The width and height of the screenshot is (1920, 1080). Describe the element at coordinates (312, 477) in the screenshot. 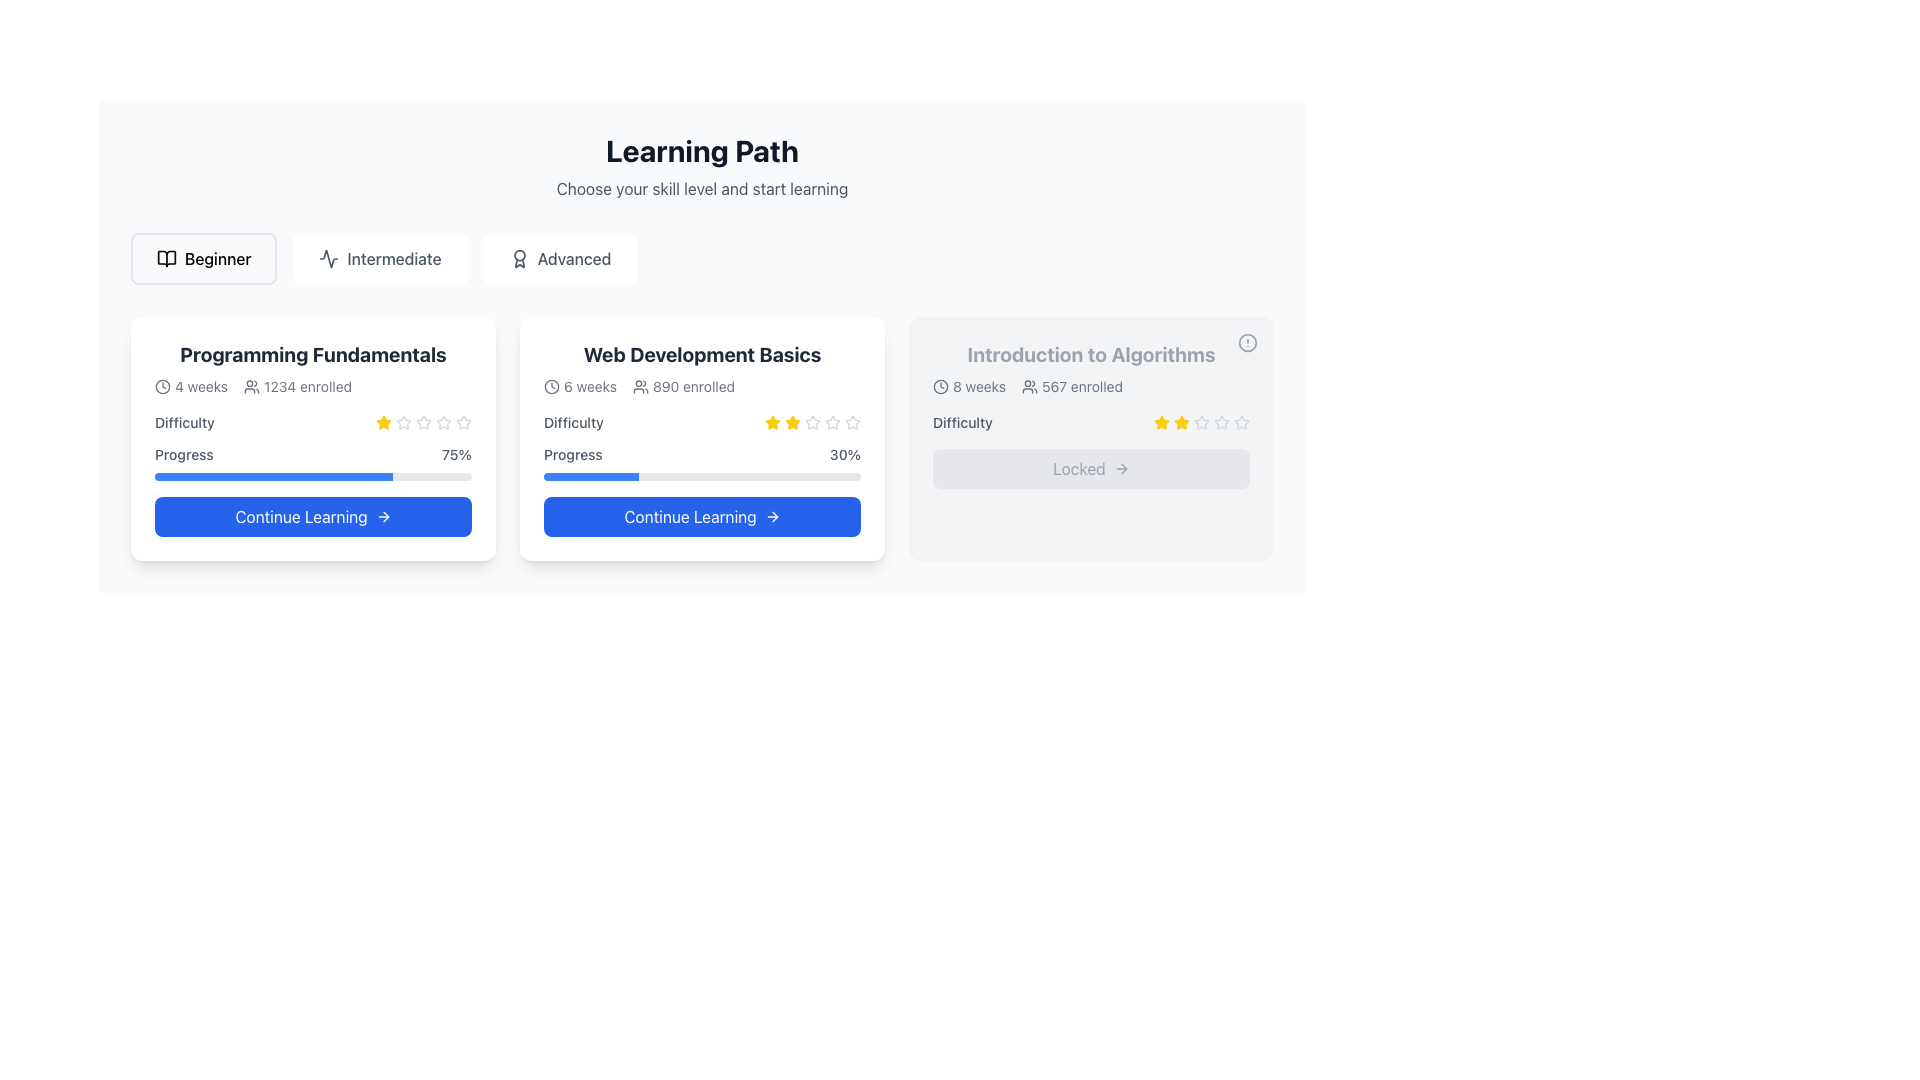

I see `the progress bar located within the 'Programming Fundamentals' card, beneath the 'Progress' label and above the 'Continue Learning' button` at that location.